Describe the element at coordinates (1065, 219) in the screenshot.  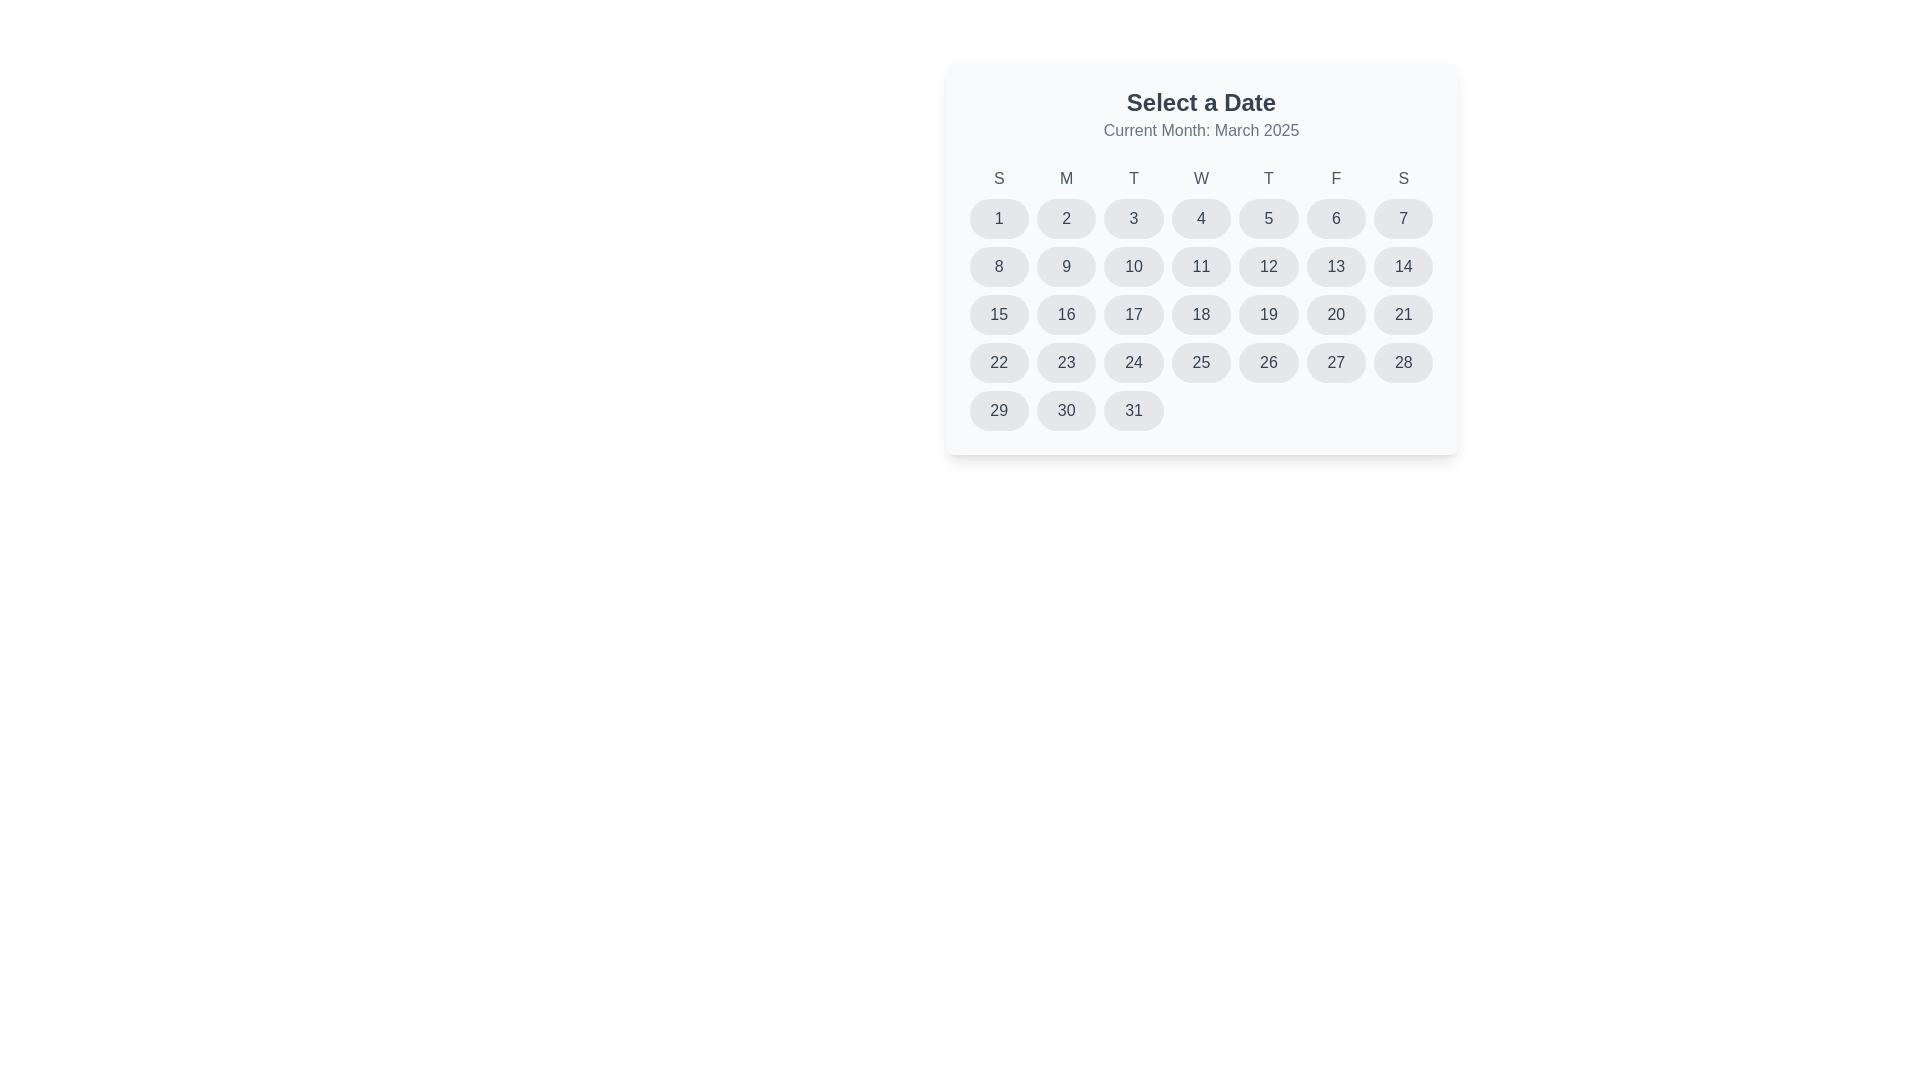
I see `the rounded rectangular button labeled '2' with a light gray background to change its background color` at that location.